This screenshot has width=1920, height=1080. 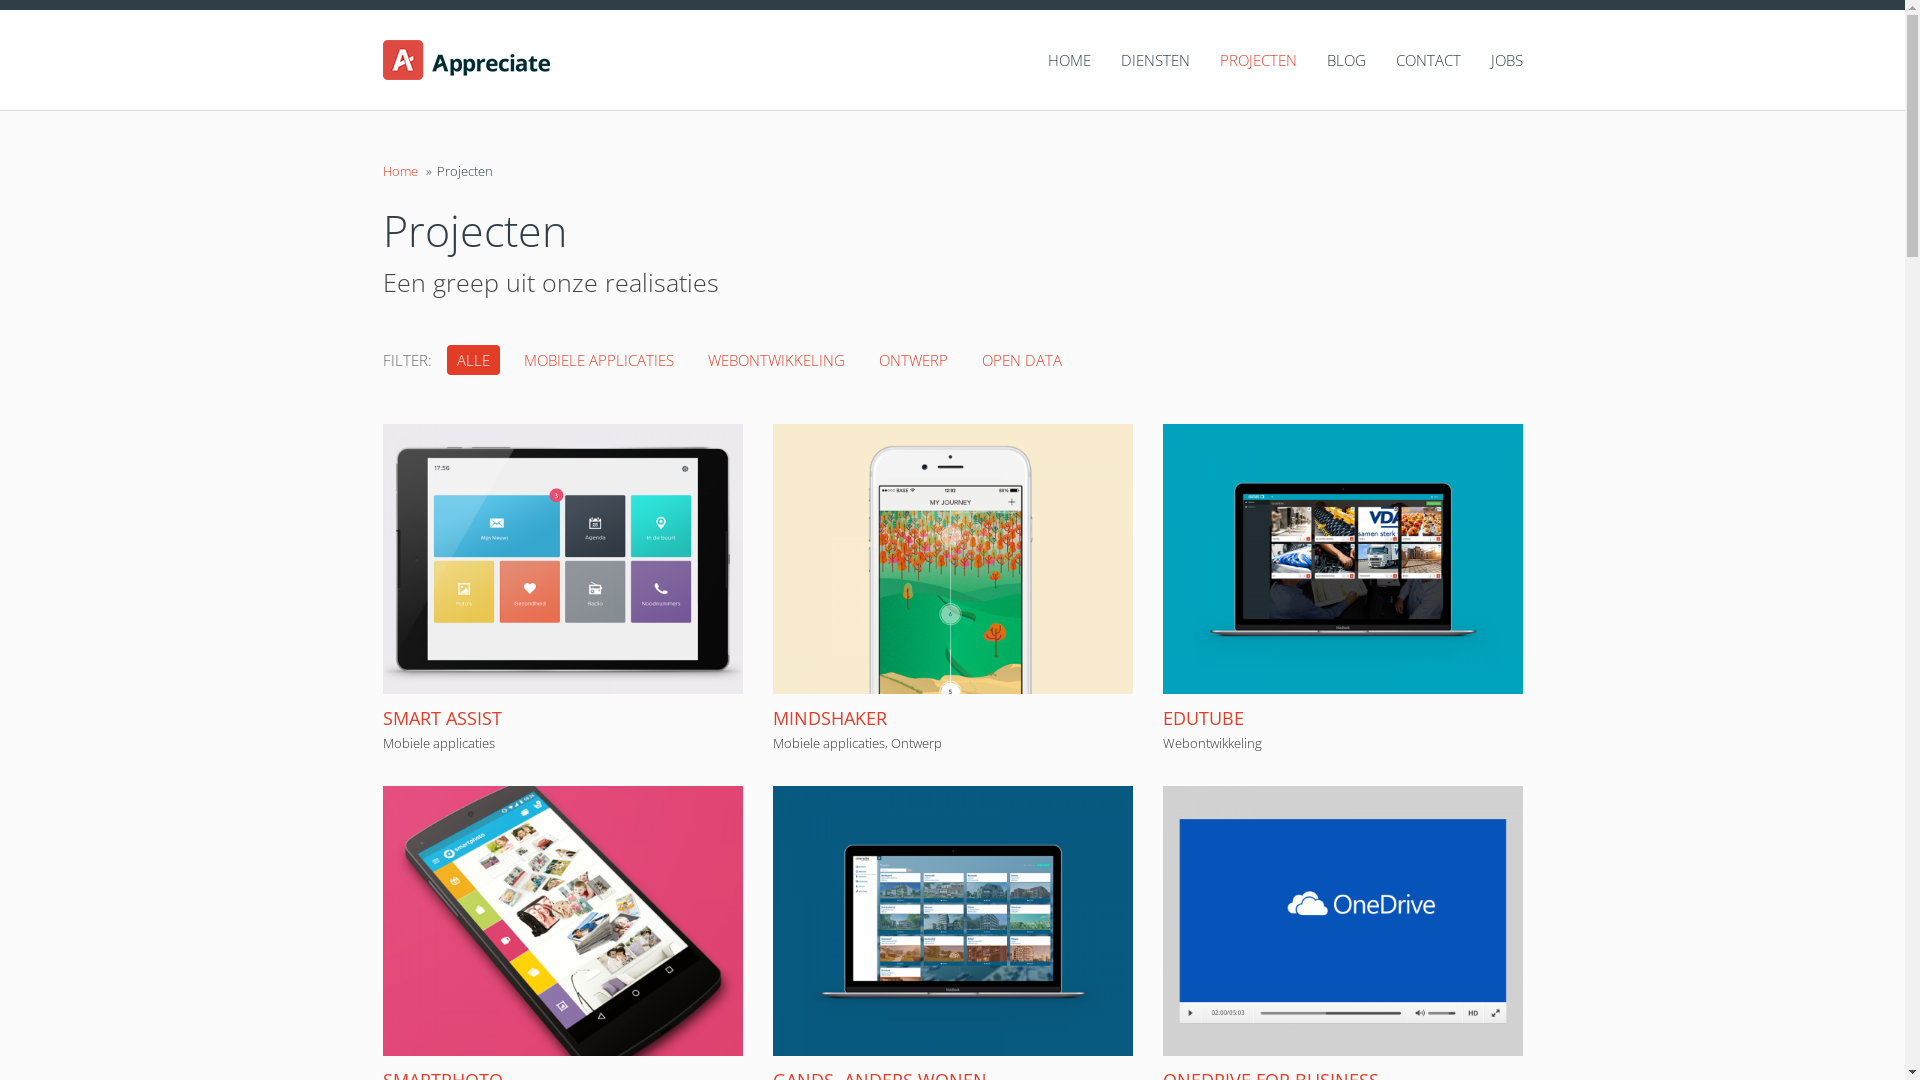 I want to click on 'Ontwerp', so click(x=914, y=743).